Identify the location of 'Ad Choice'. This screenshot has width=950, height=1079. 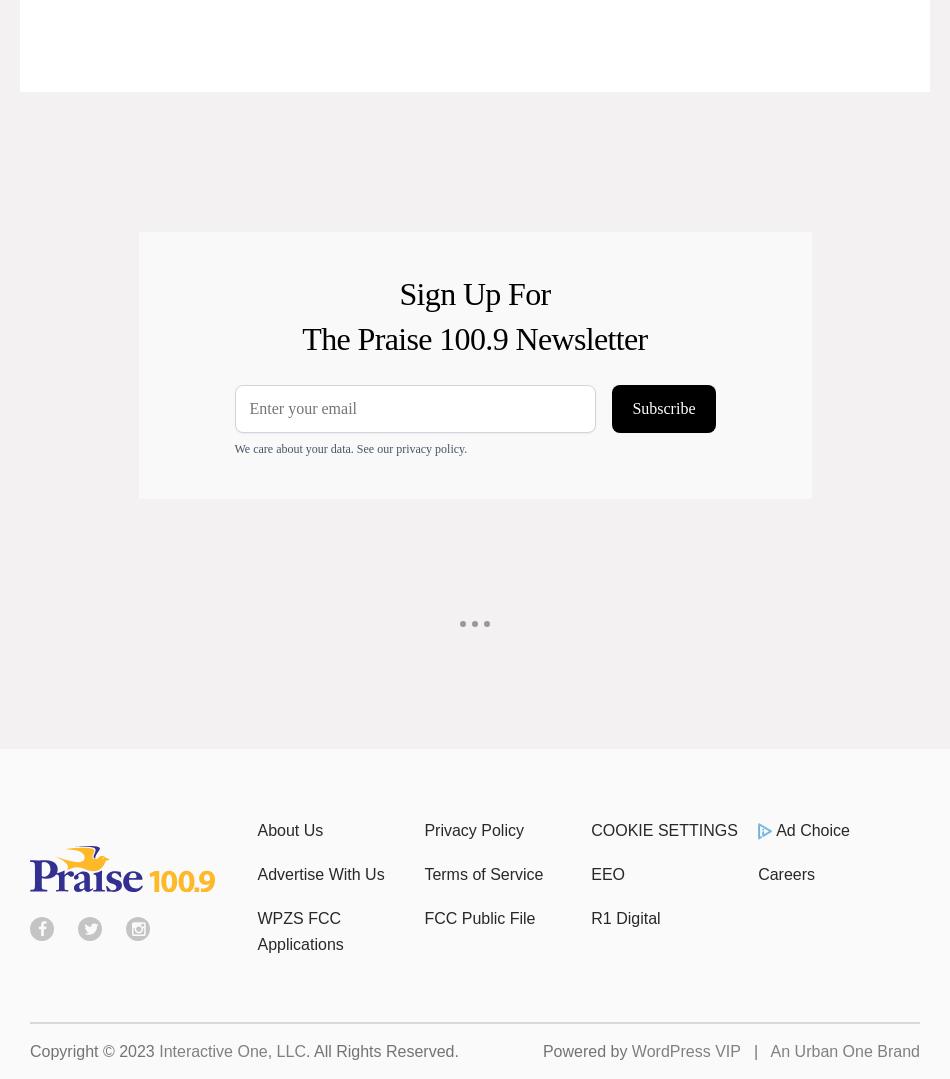
(811, 830).